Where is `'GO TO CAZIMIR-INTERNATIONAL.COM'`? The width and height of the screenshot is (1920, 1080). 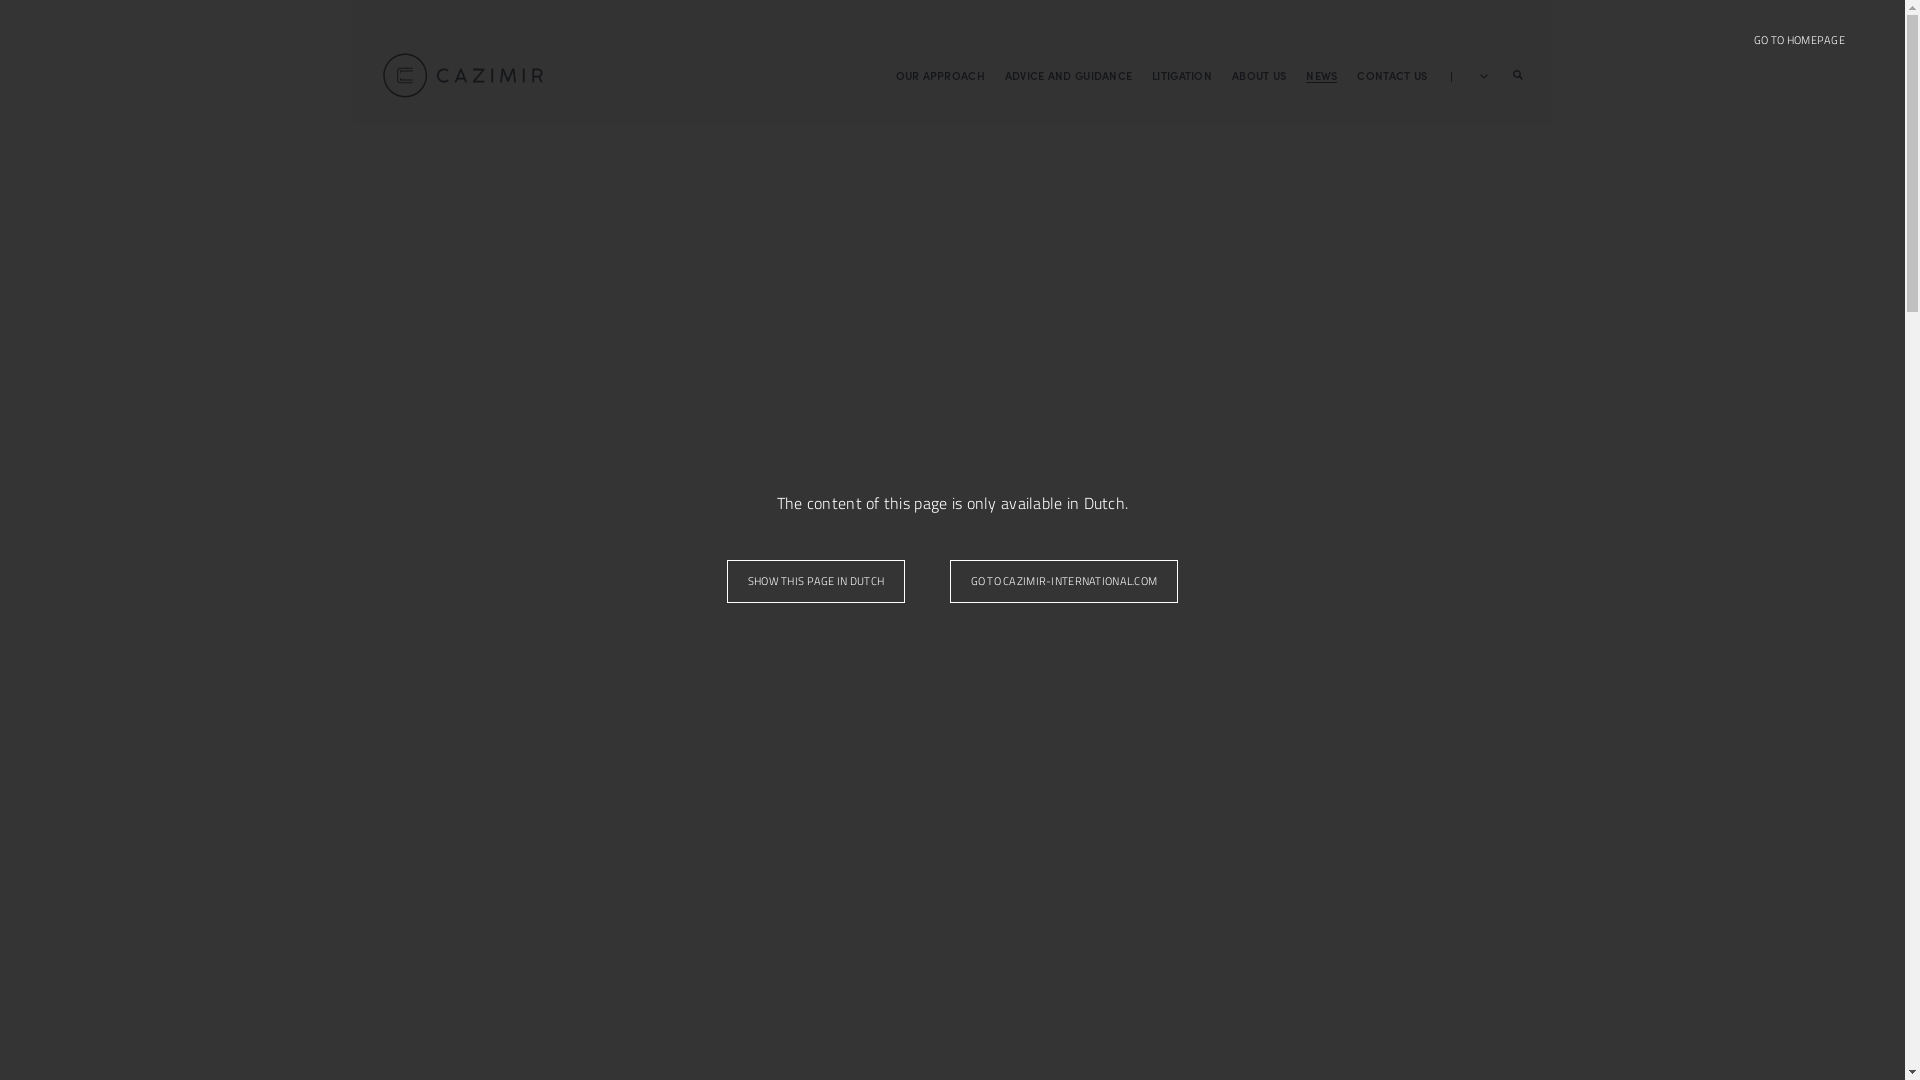
'GO TO CAZIMIR-INTERNATIONAL.COM' is located at coordinates (949, 581).